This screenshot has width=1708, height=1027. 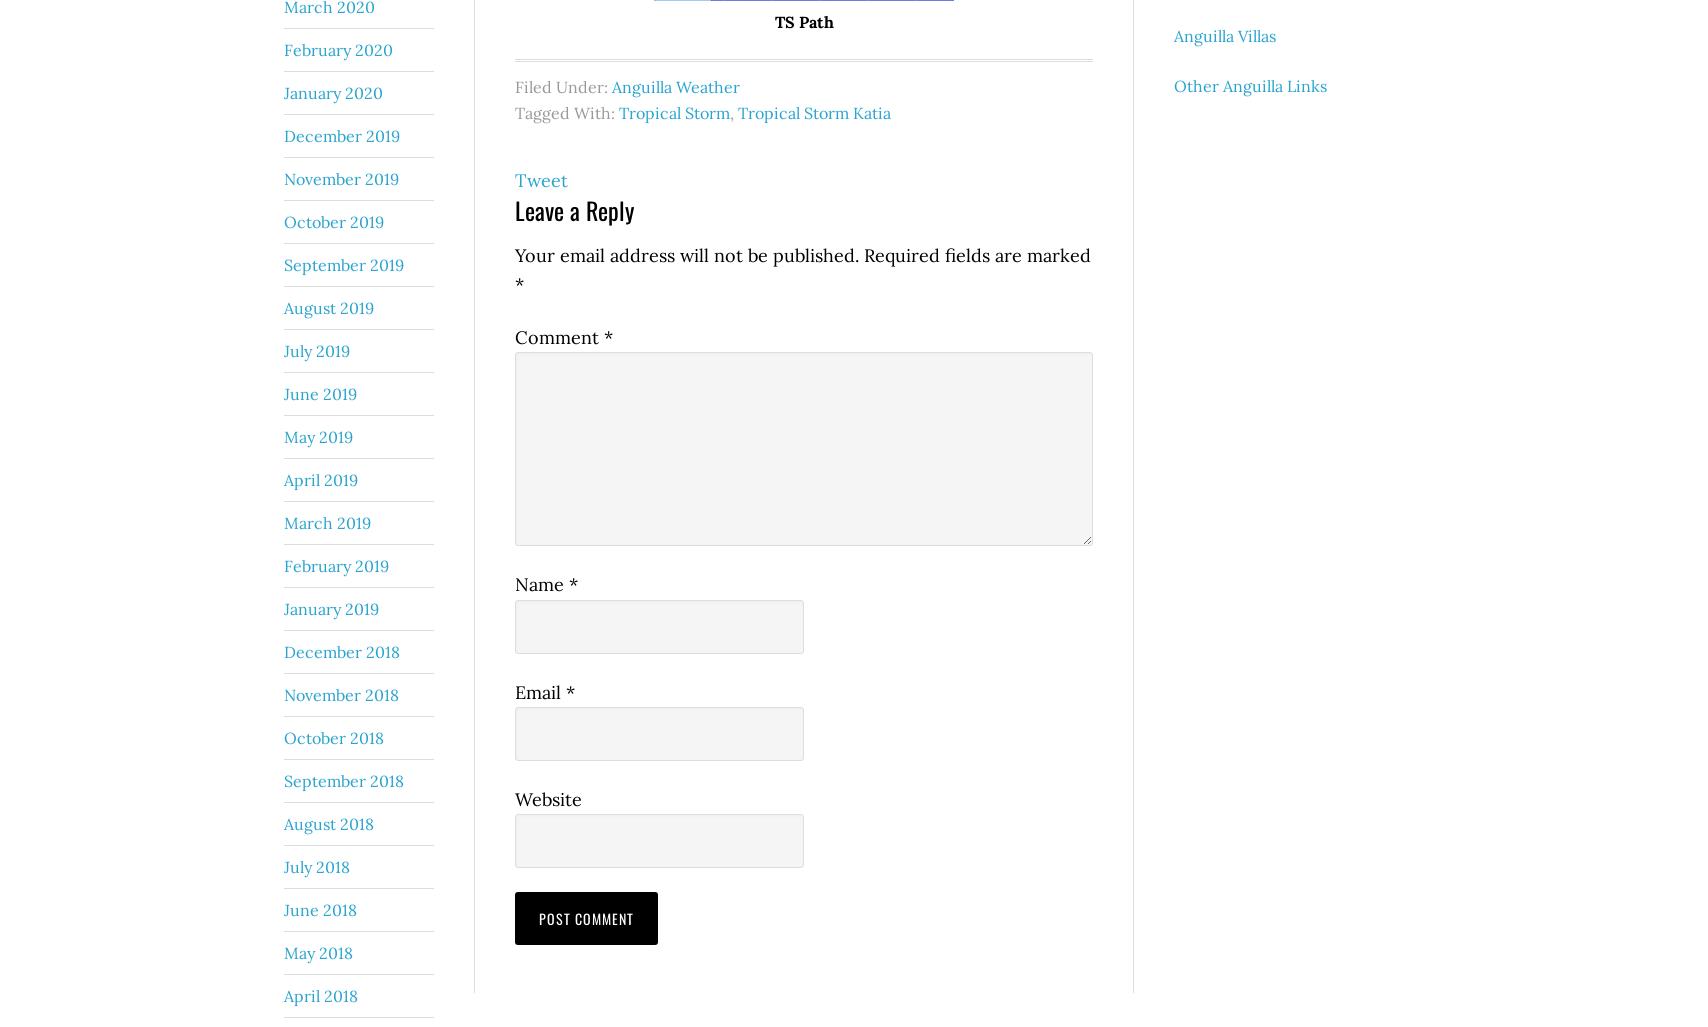 I want to click on 'October 2018', so click(x=334, y=736).